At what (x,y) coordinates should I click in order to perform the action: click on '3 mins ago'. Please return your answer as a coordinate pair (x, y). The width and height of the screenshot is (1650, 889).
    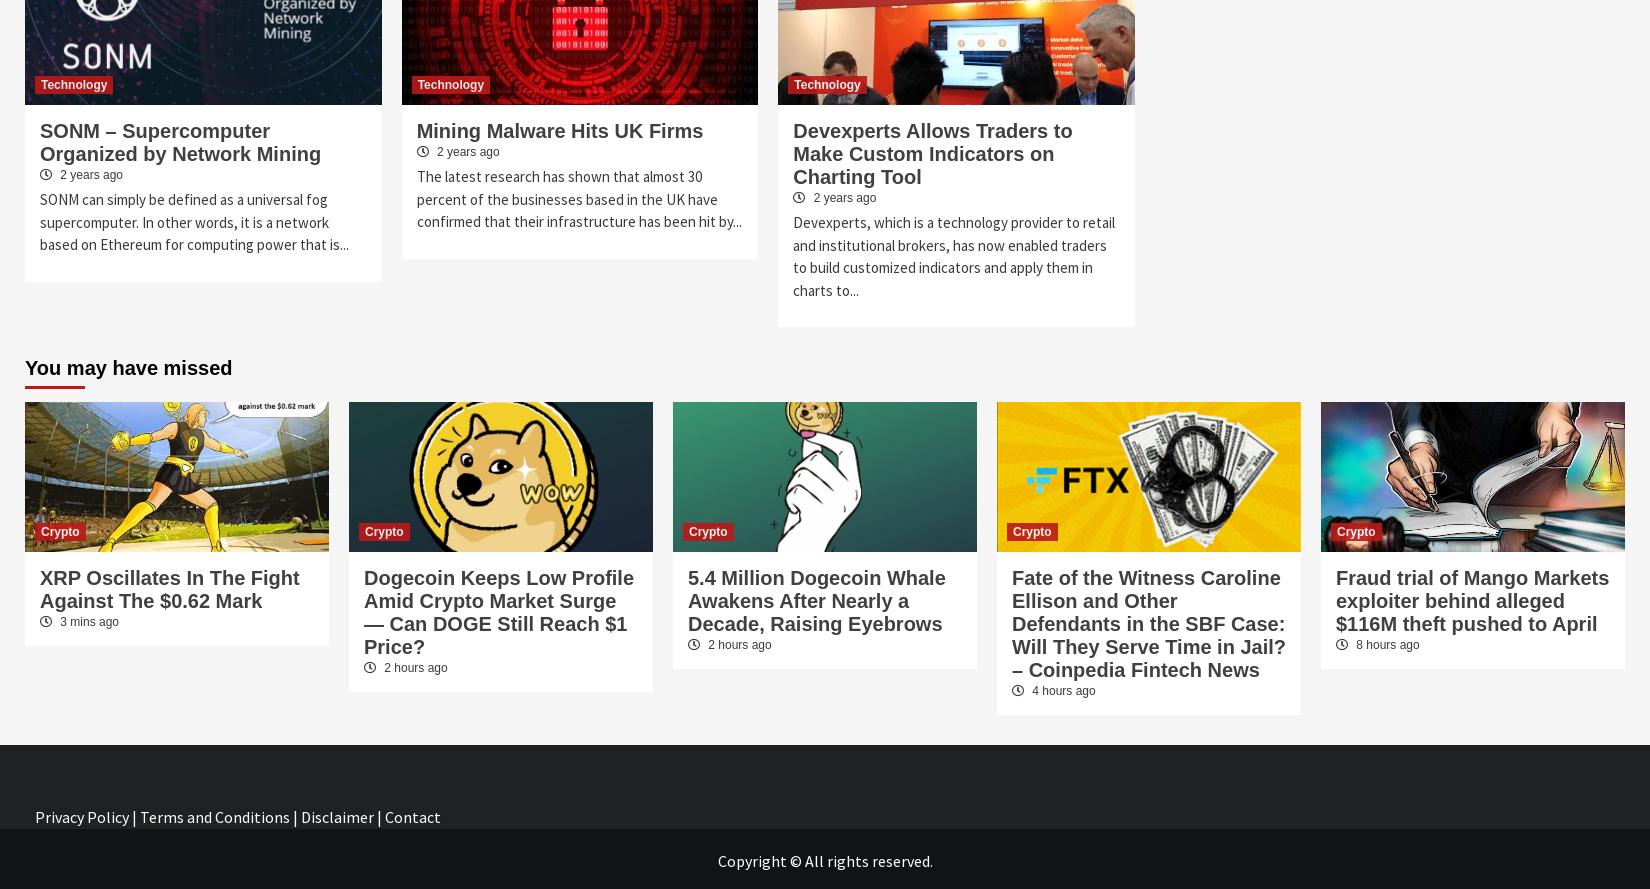
    Looking at the image, I should click on (87, 621).